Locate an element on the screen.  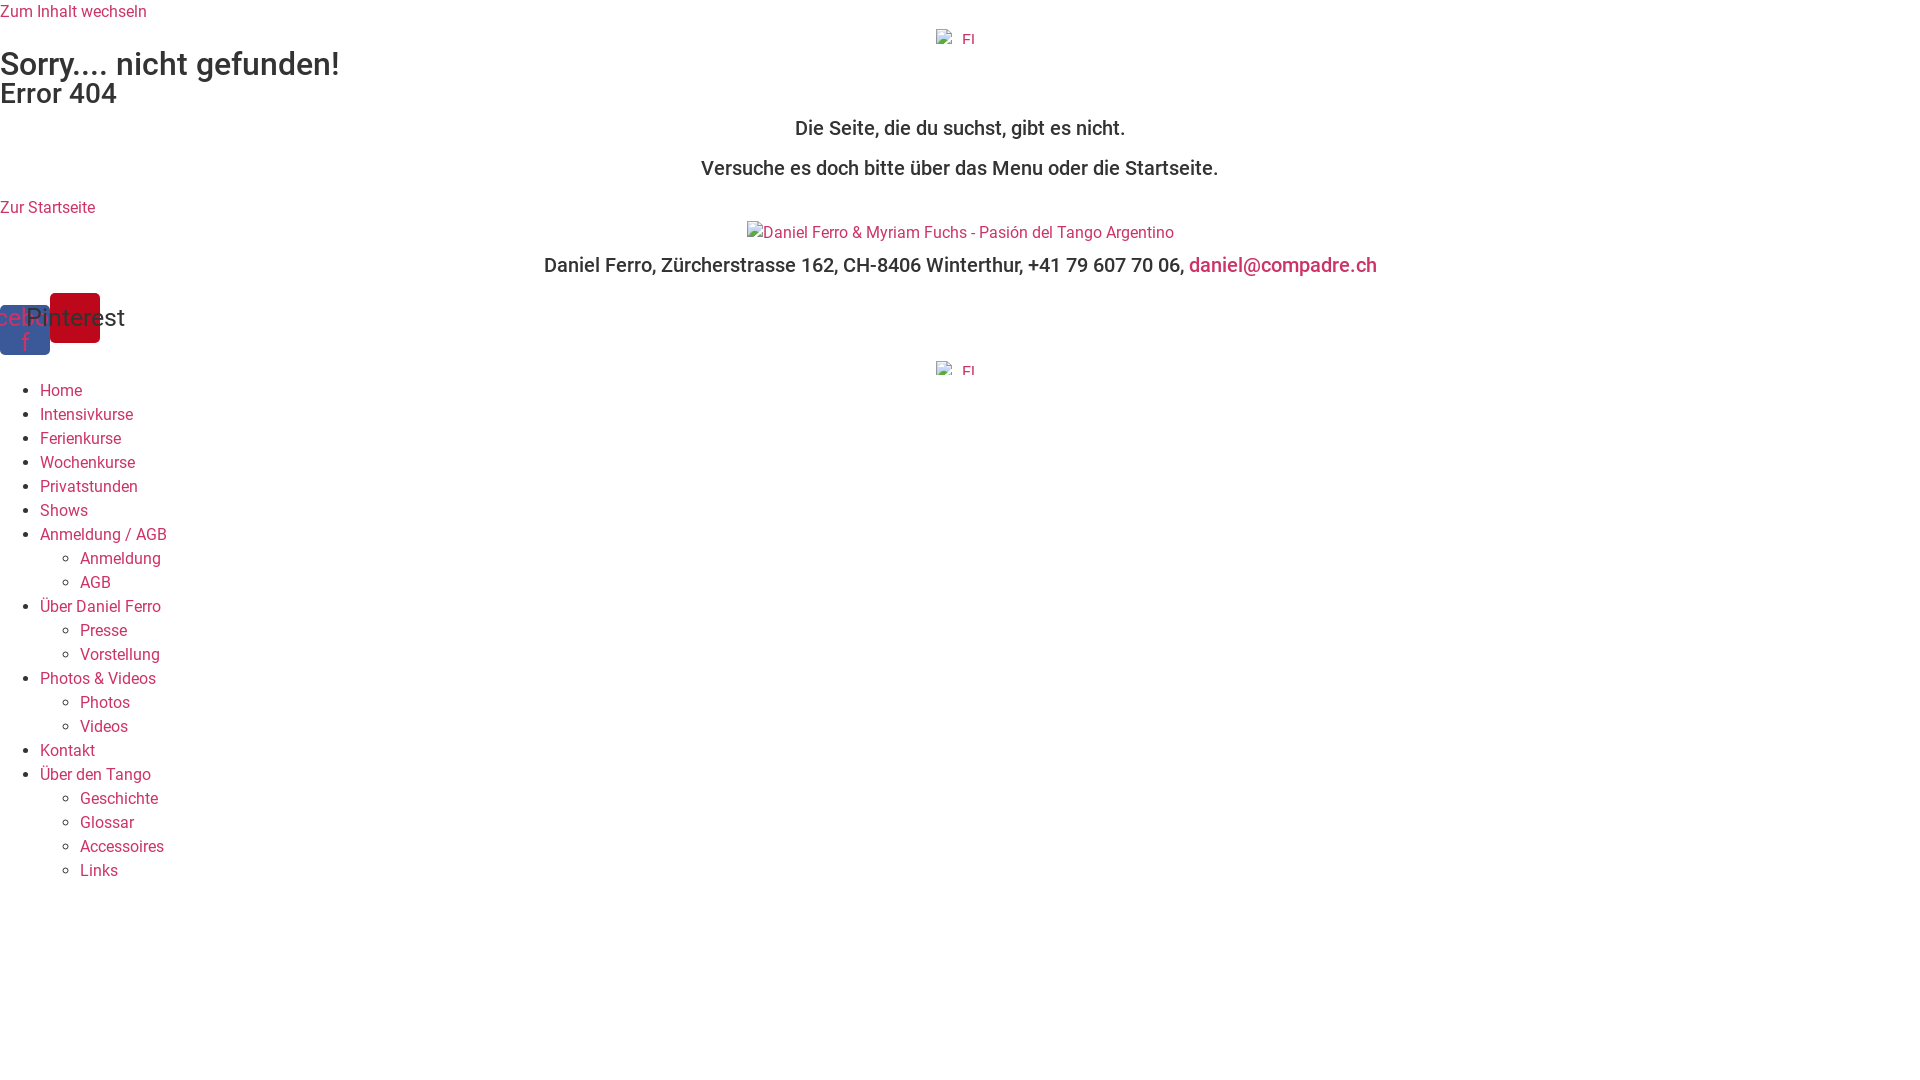
'Ferienkurse' is located at coordinates (80, 437).